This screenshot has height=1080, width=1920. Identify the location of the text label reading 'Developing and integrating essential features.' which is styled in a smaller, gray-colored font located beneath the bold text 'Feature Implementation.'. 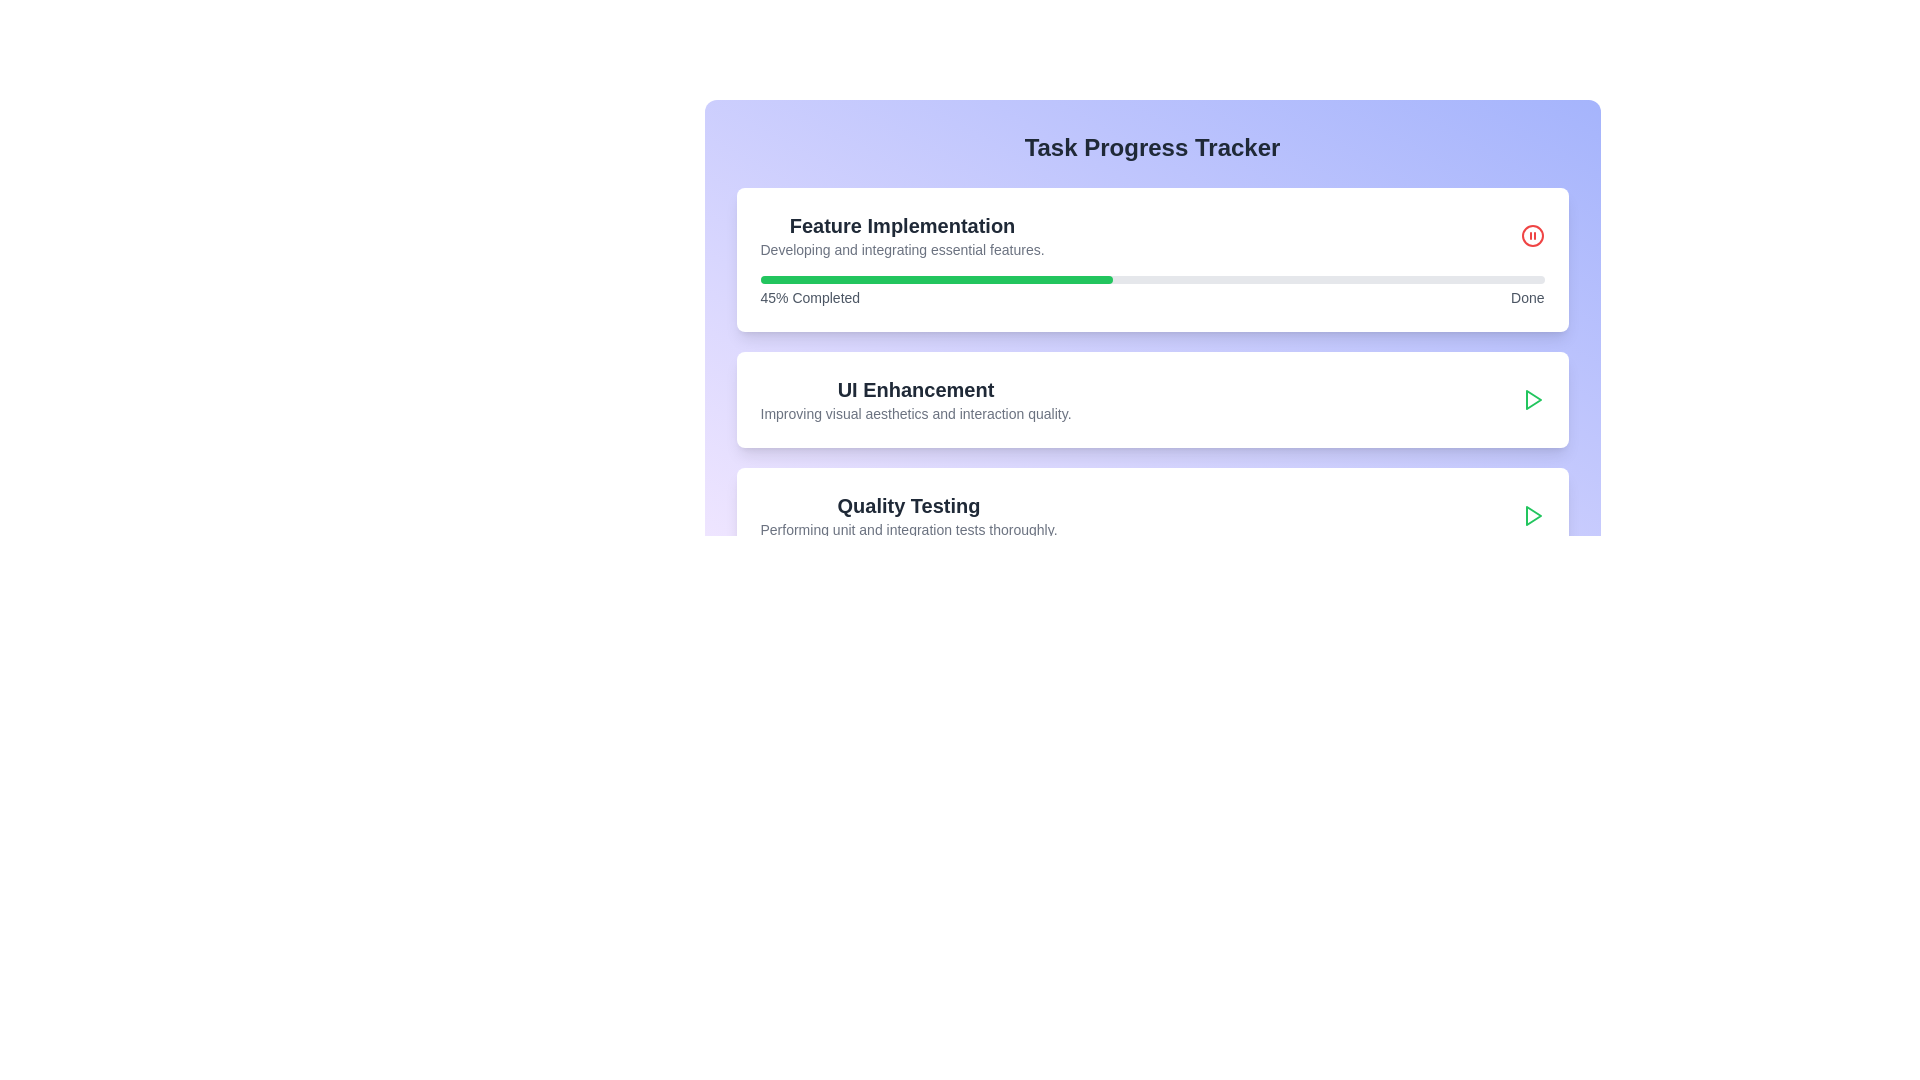
(901, 249).